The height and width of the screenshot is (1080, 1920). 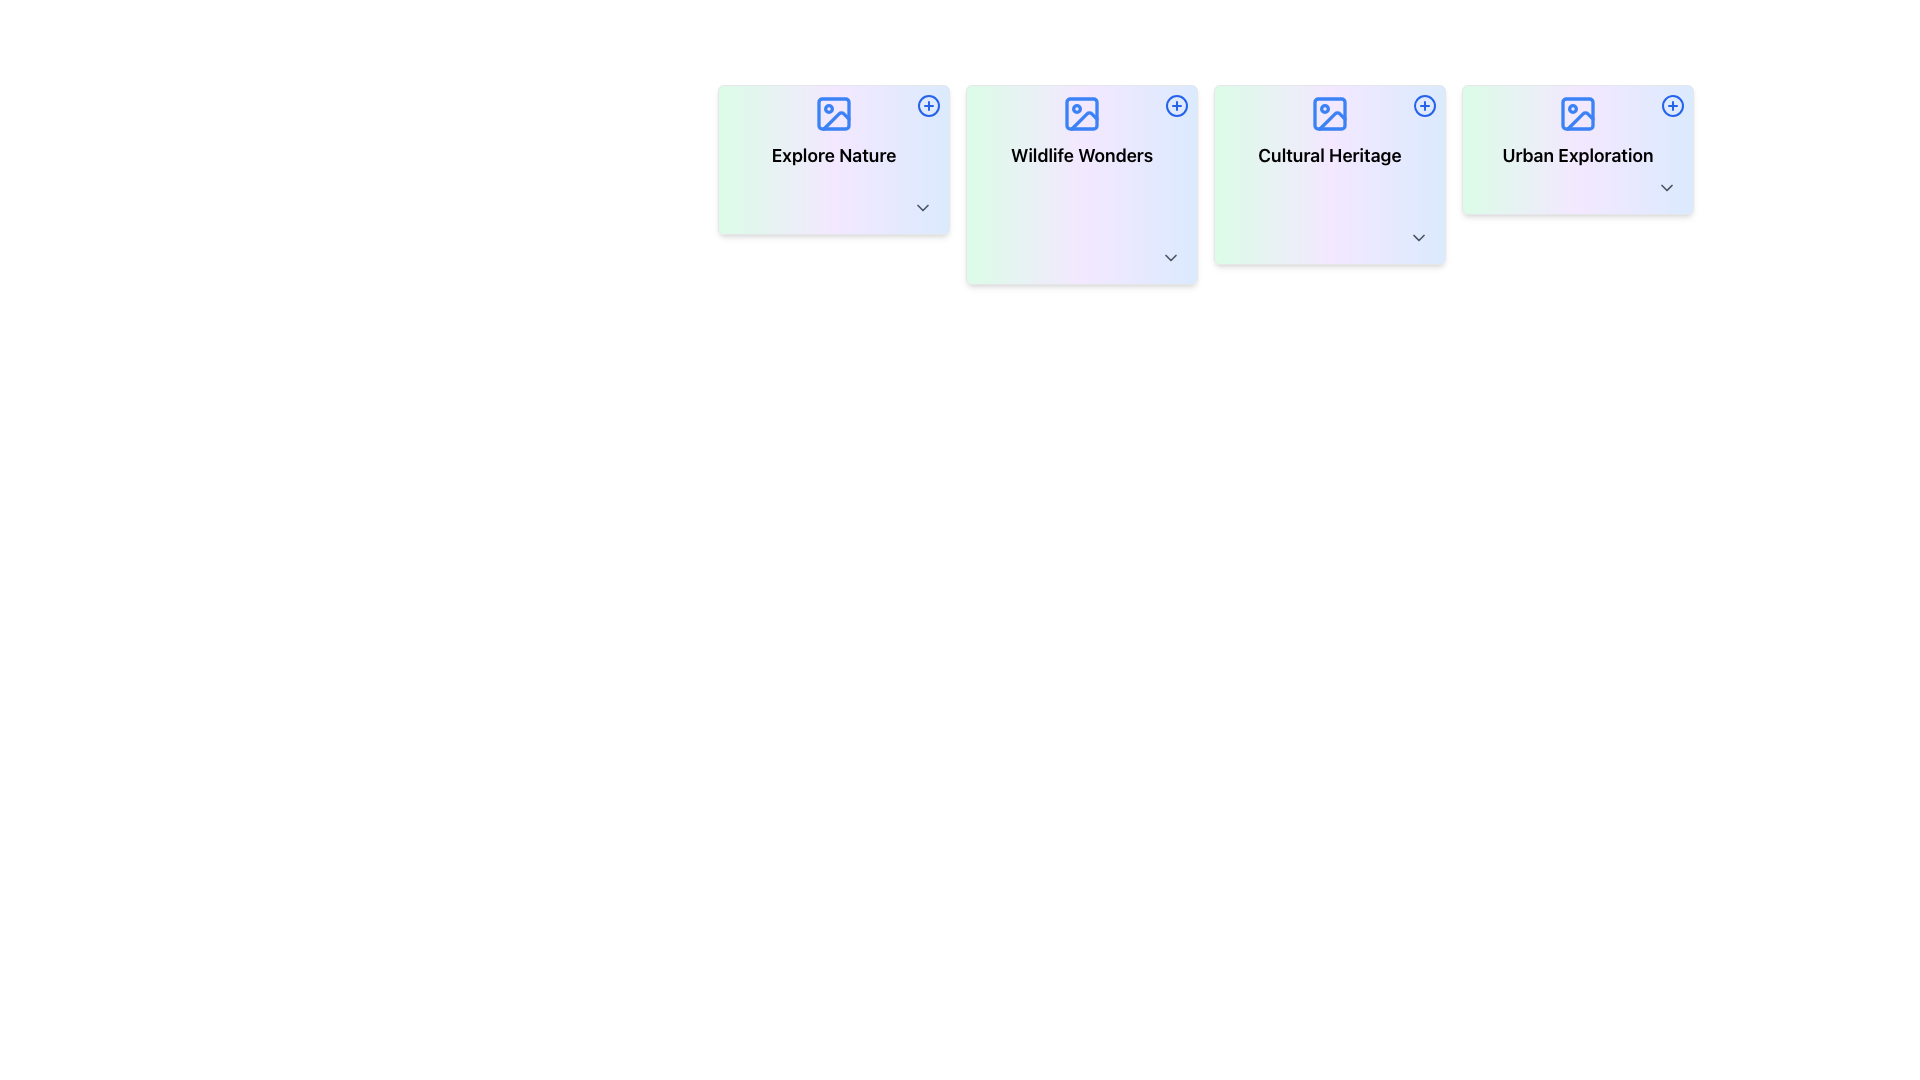 What do you see at coordinates (1424, 105) in the screenshot?
I see `the circular blue outlined button with a plus sign in the center located at the top-right corner of the 'Cultural Heritage' card` at bounding box center [1424, 105].